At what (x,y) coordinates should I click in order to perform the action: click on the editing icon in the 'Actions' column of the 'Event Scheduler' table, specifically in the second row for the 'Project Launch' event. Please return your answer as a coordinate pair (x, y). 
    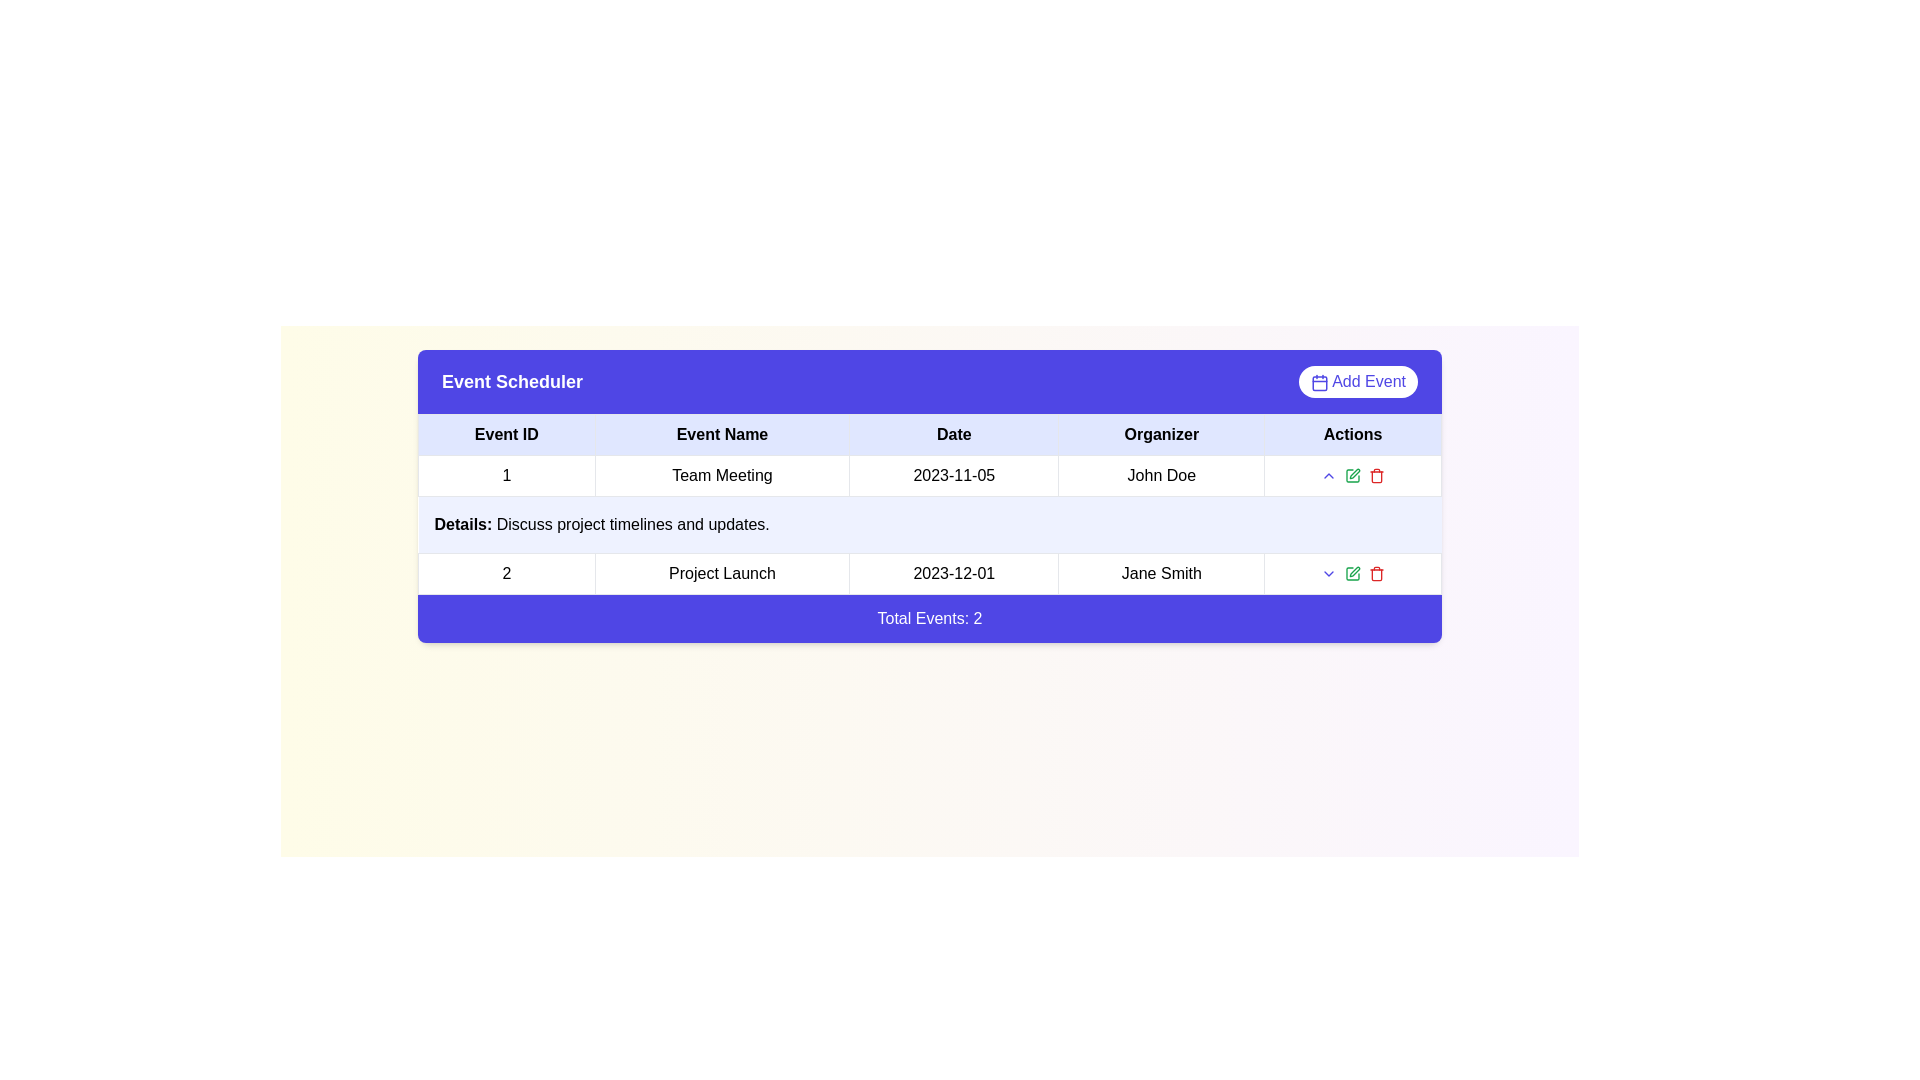
    Looking at the image, I should click on (1353, 574).